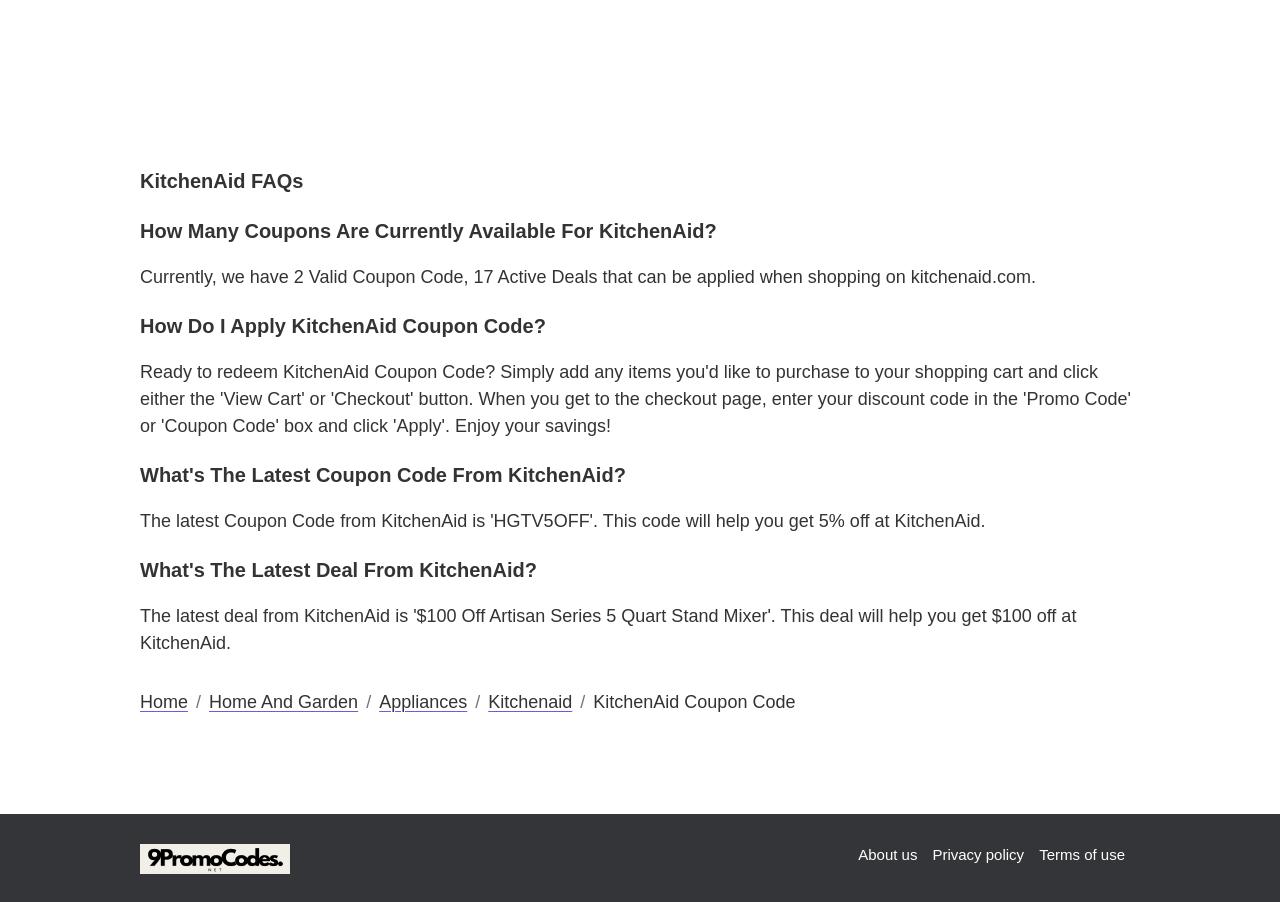 The width and height of the screenshot is (1280, 902). Describe the element at coordinates (1038, 853) in the screenshot. I see `'Terms of use'` at that location.